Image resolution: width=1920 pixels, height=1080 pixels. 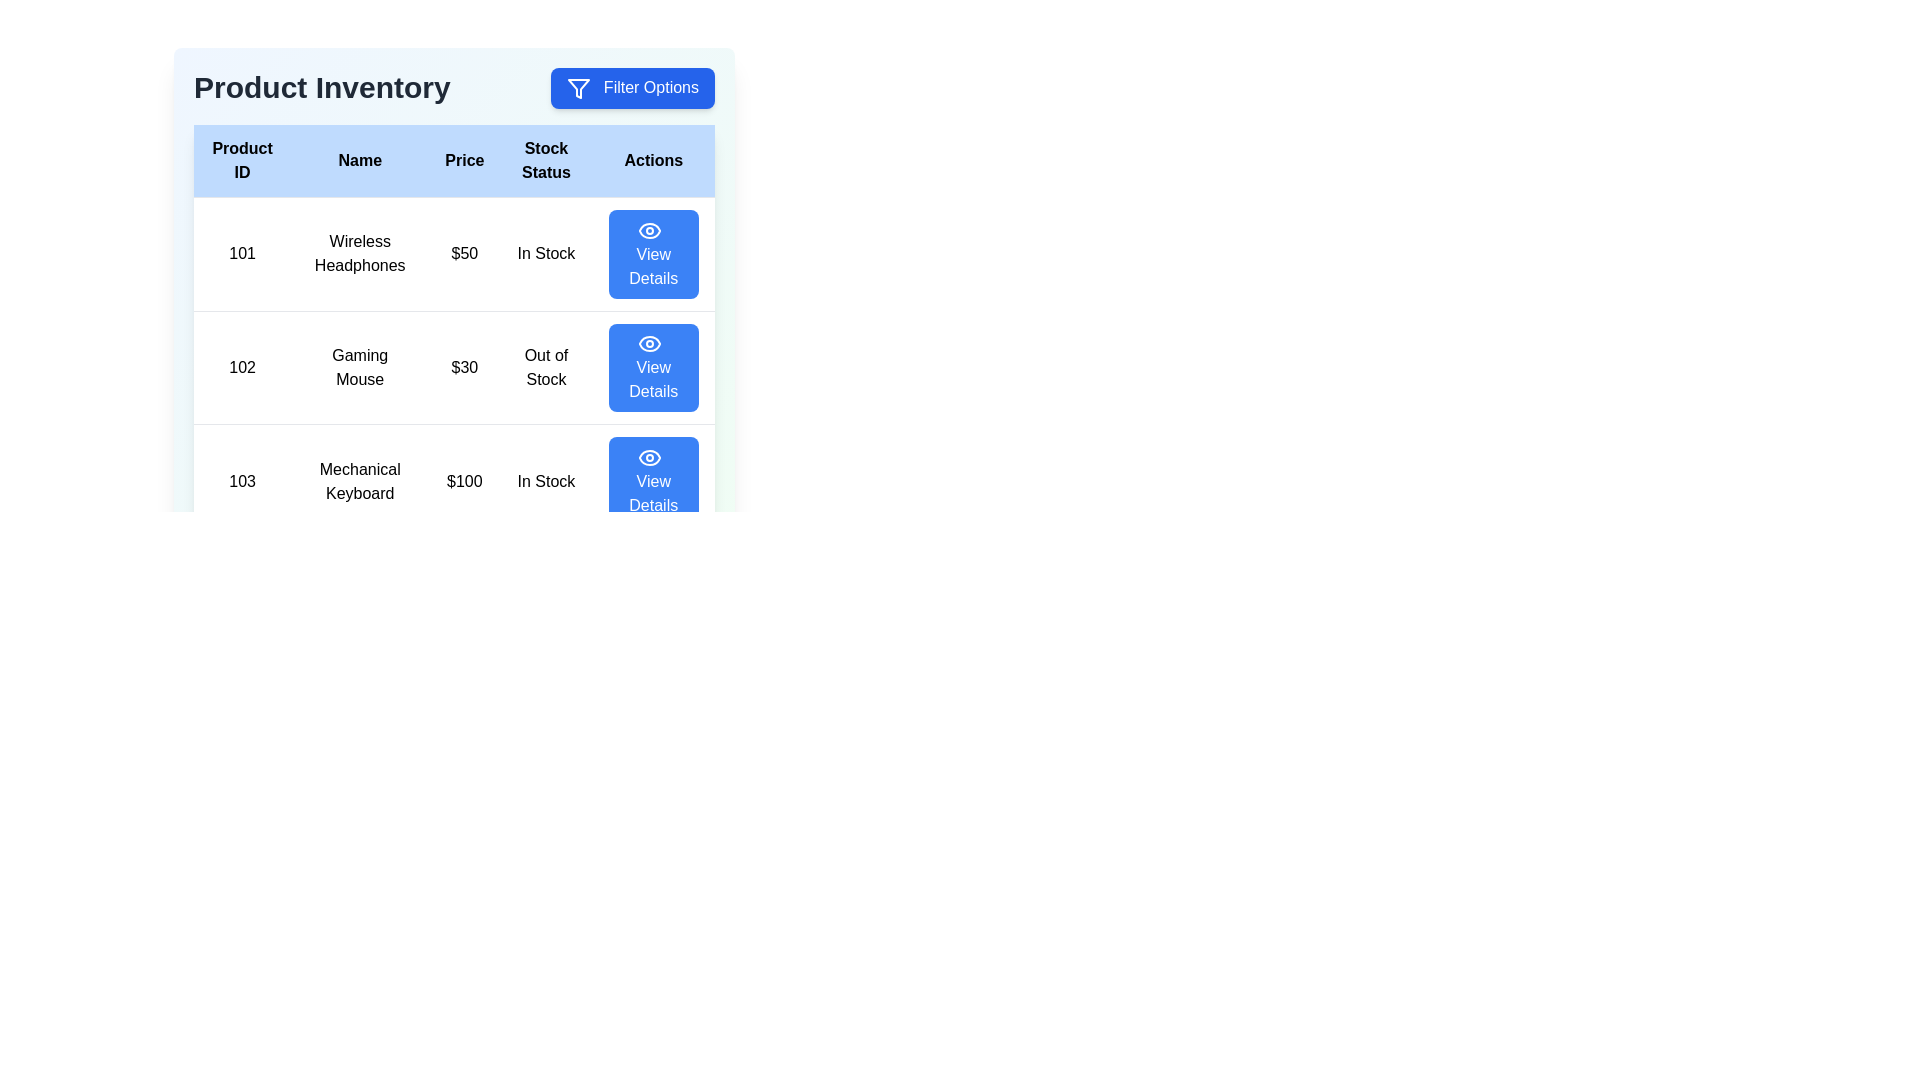 What do you see at coordinates (653, 481) in the screenshot?
I see `the 'View Details' button for the product with ID 103` at bounding box center [653, 481].